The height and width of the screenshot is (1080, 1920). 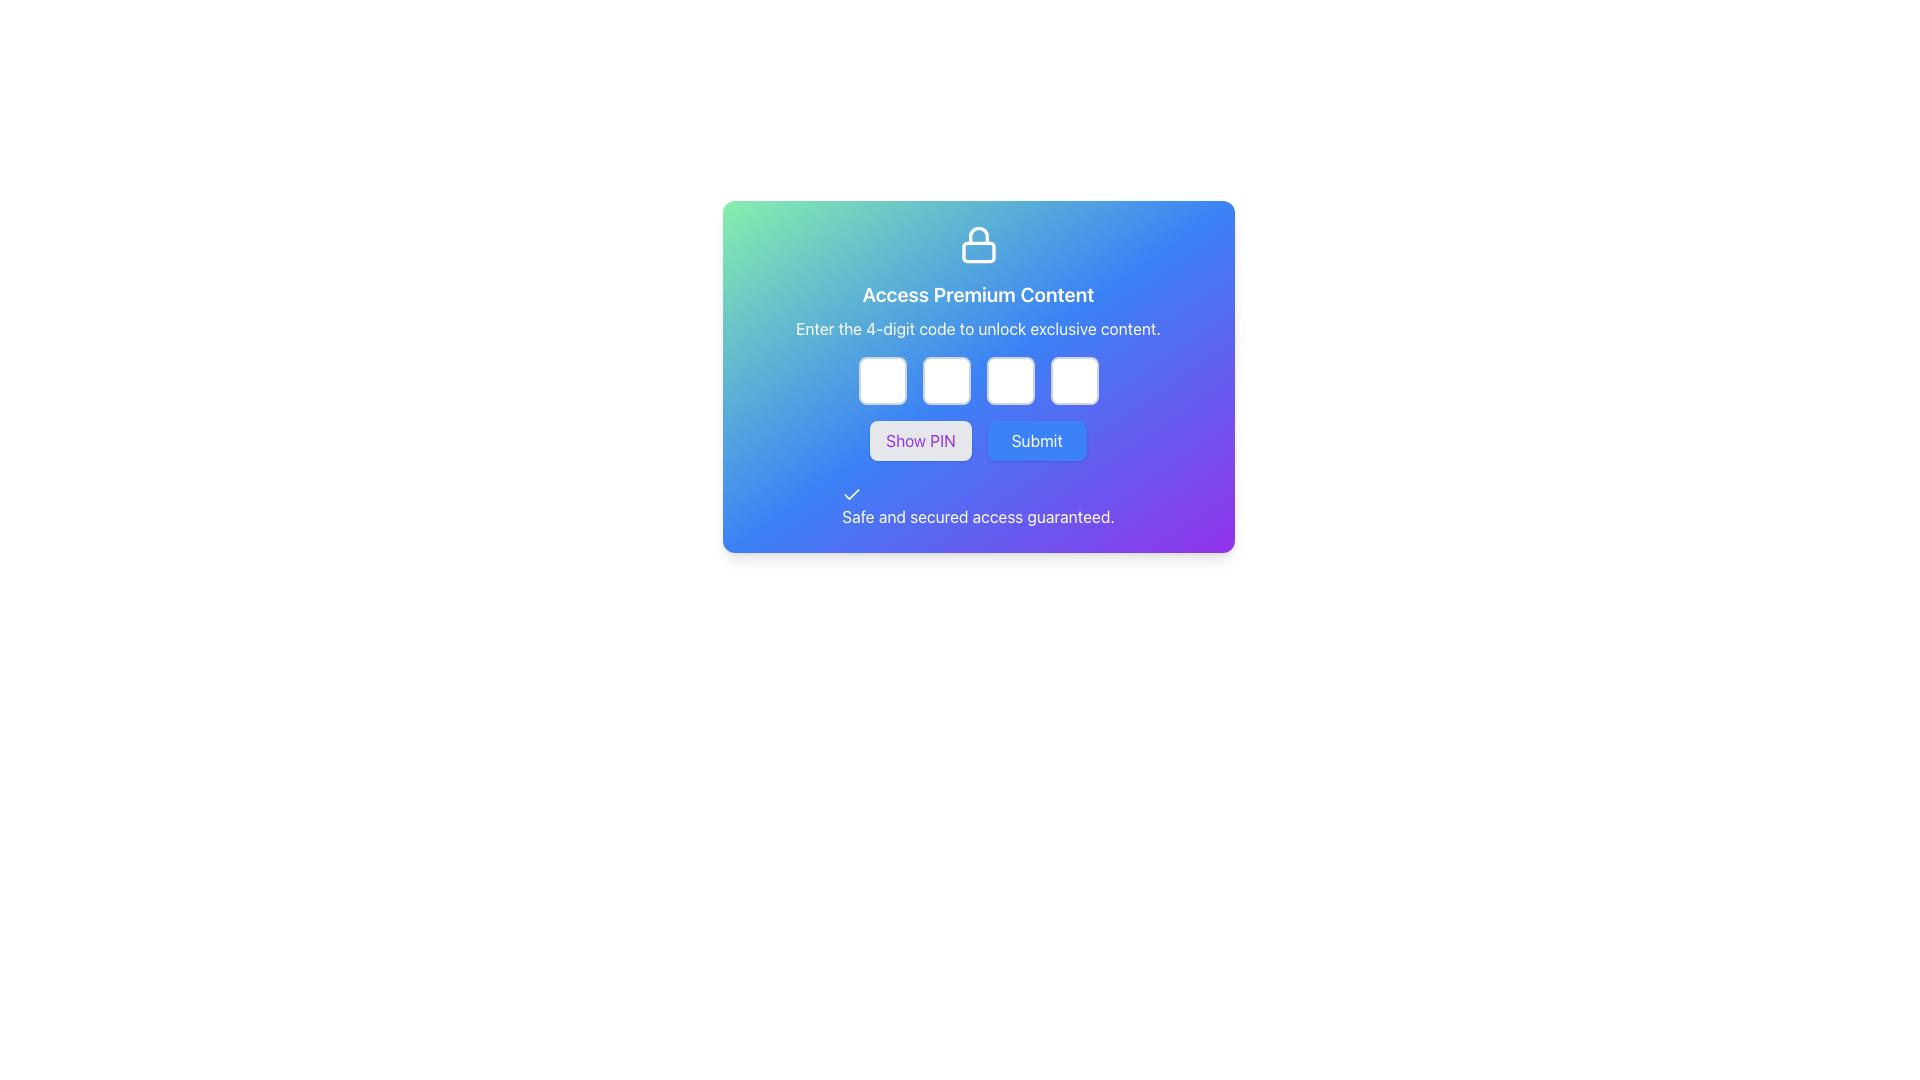 What do you see at coordinates (978, 515) in the screenshot?
I see `the assurance statement text located at the bottom-center of the gradient card, directly beneath the 'Show PIN' and 'Submit' buttons` at bounding box center [978, 515].